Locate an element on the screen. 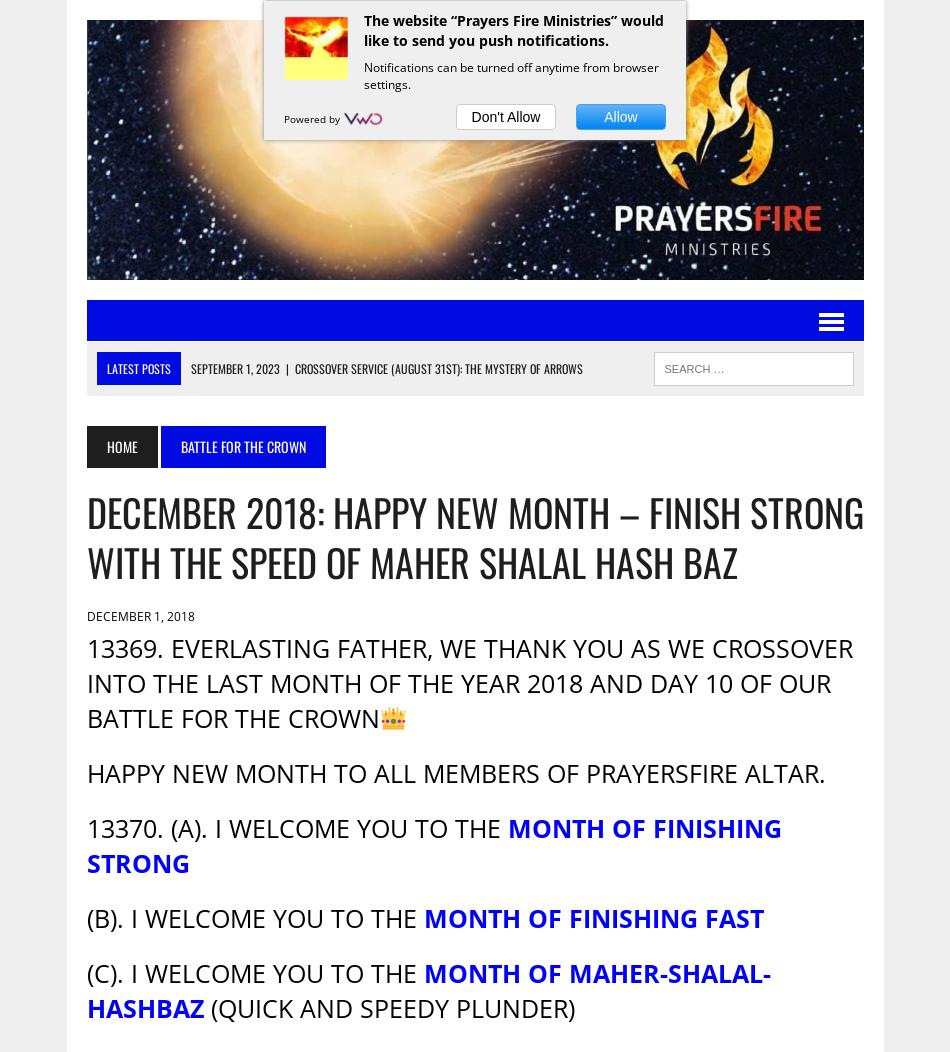 This screenshot has width=950, height=1052. 'SEVEN (7) PRAYERS' is located at coordinates (240, 466).